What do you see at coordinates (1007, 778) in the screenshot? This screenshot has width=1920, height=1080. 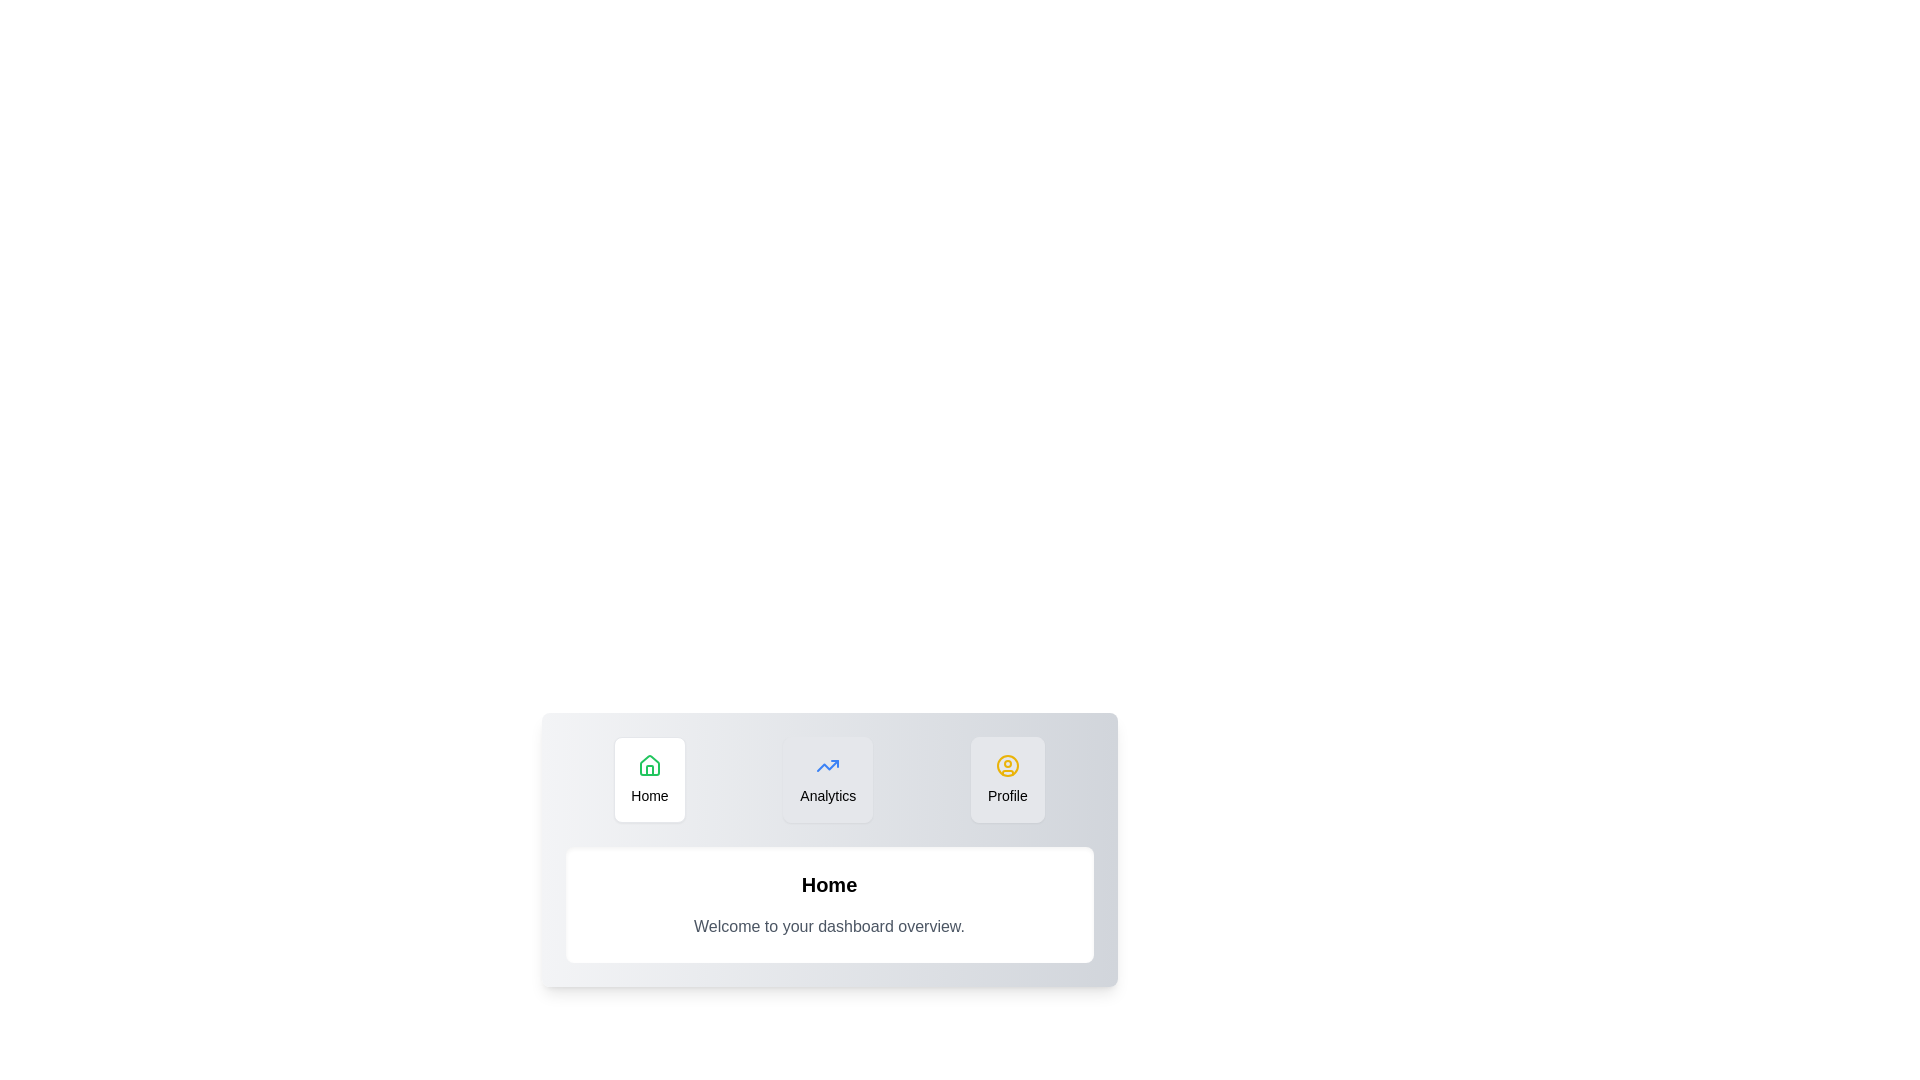 I see `the Profile tab by clicking on its button` at bounding box center [1007, 778].